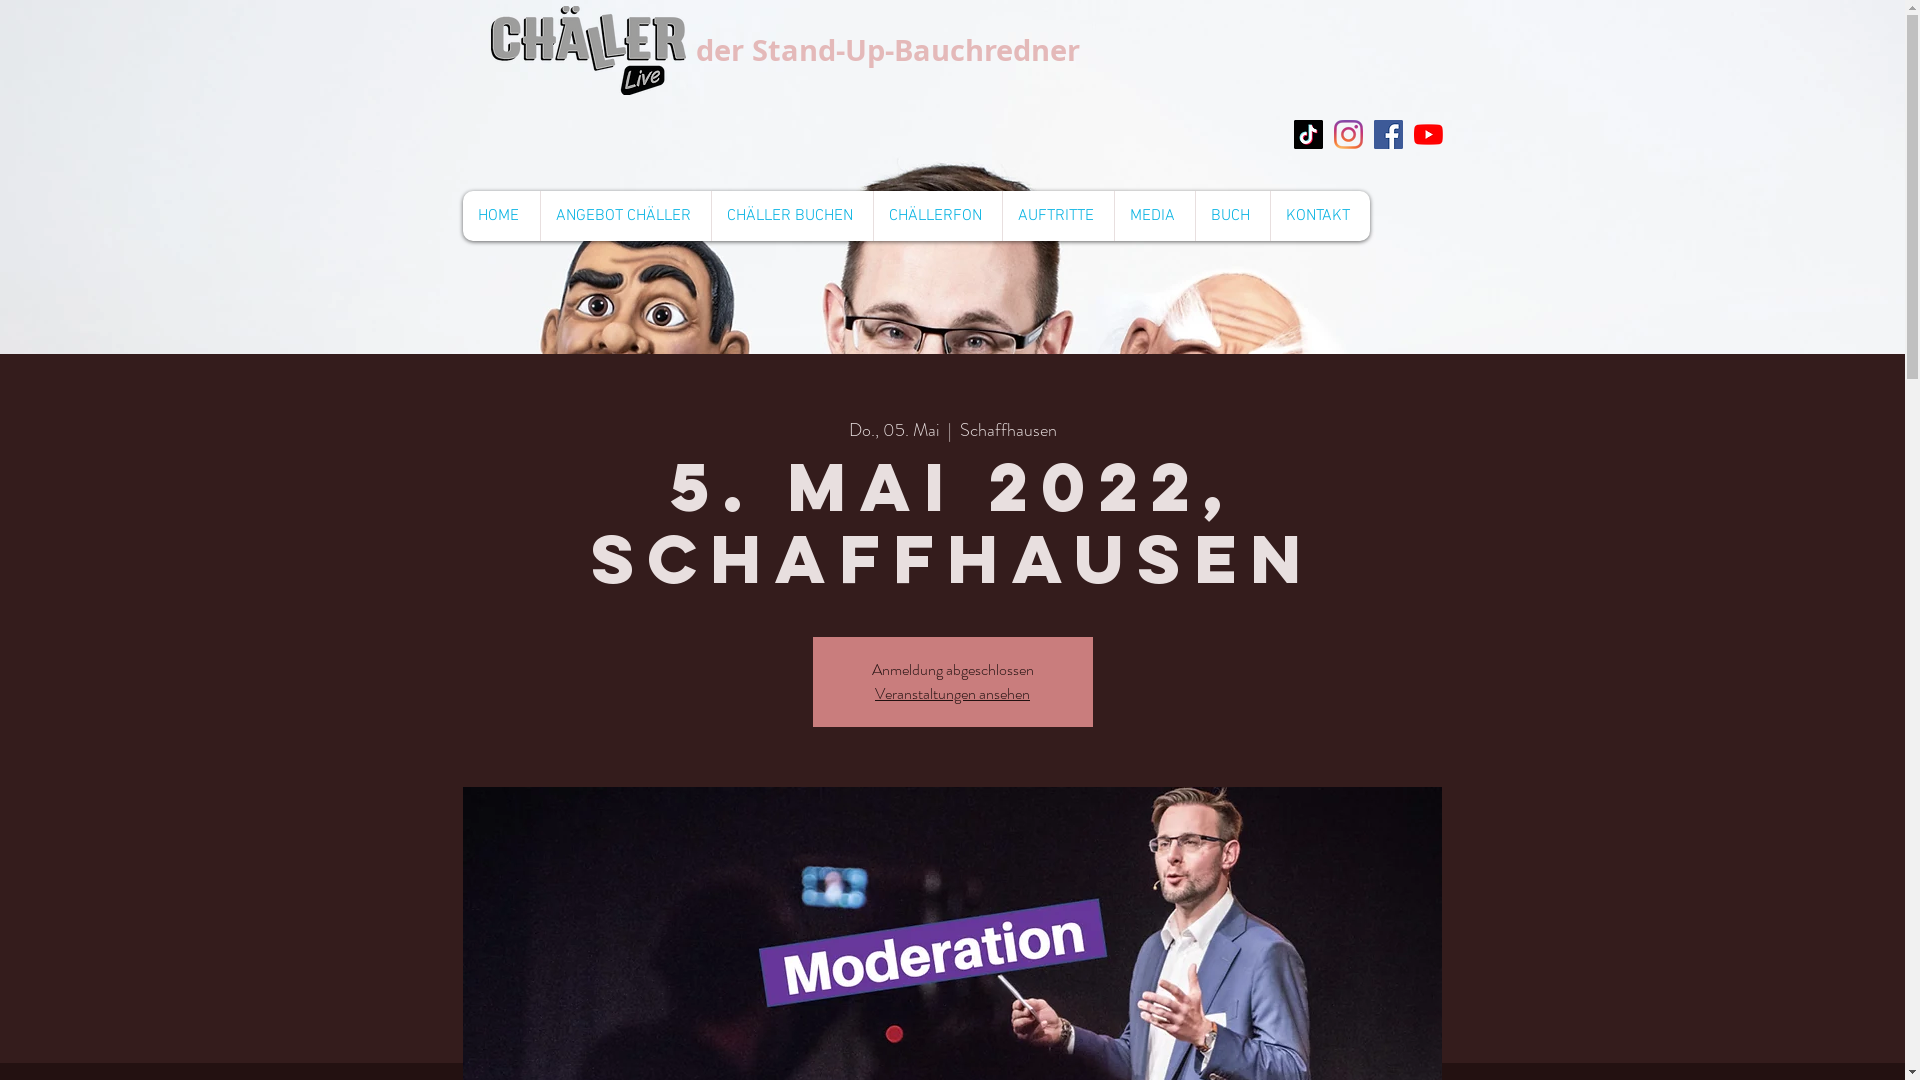 The height and width of the screenshot is (1080, 1920). I want to click on 'Veranstaltungen ansehen', so click(874, 692).